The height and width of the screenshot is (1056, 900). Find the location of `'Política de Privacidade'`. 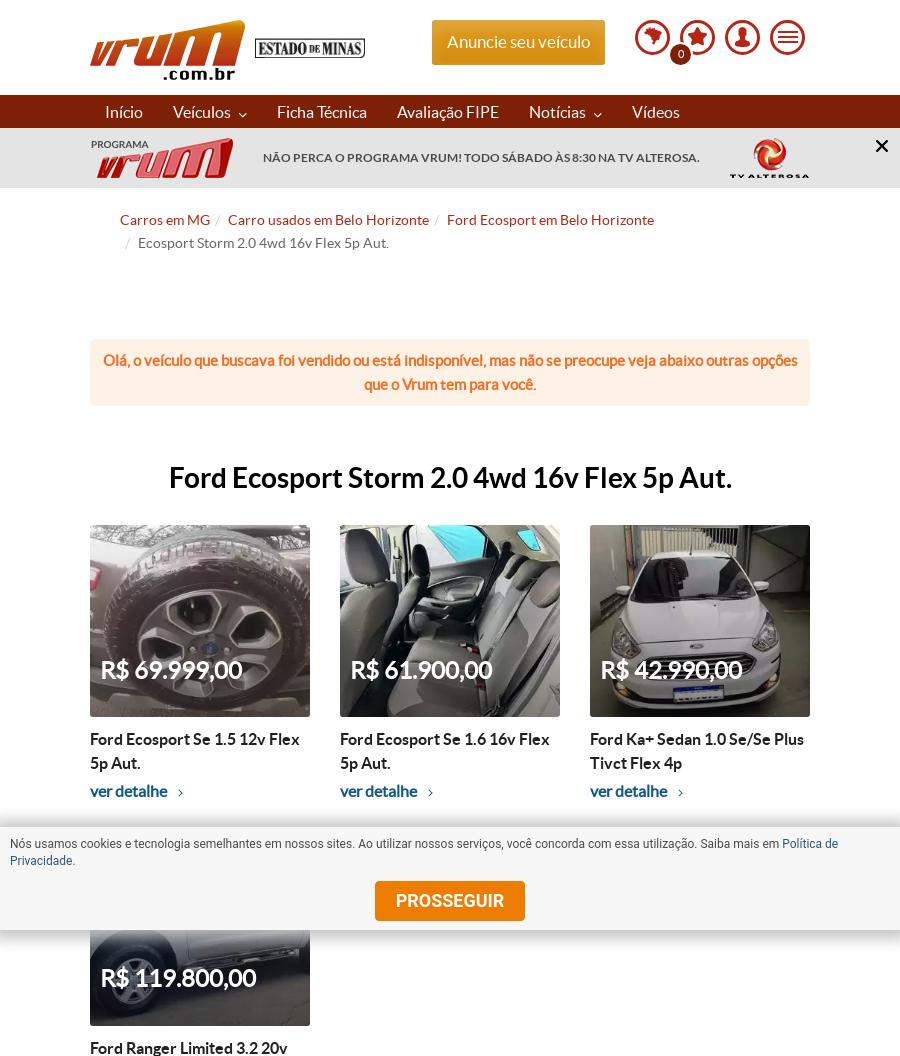

'Política de Privacidade' is located at coordinates (8, 852).